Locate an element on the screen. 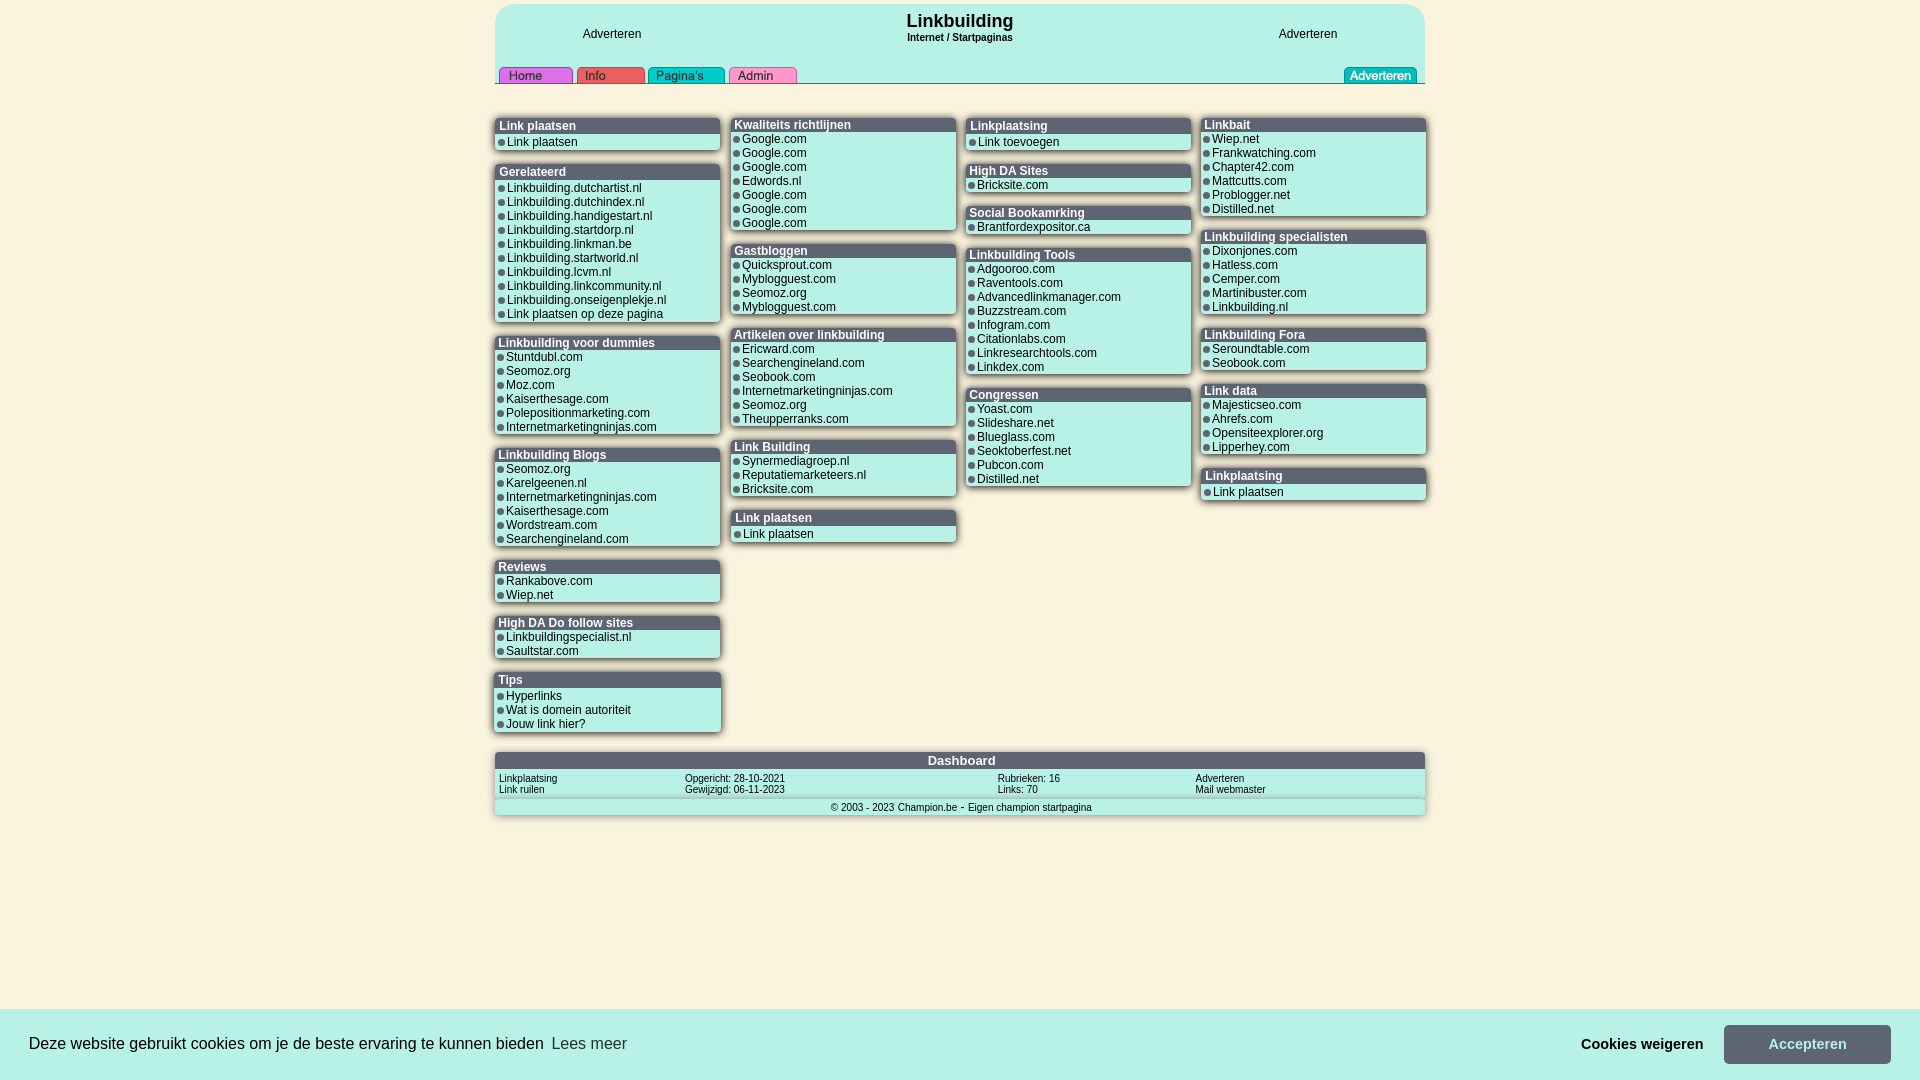  'Hyperlinks' is located at coordinates (533, 694).